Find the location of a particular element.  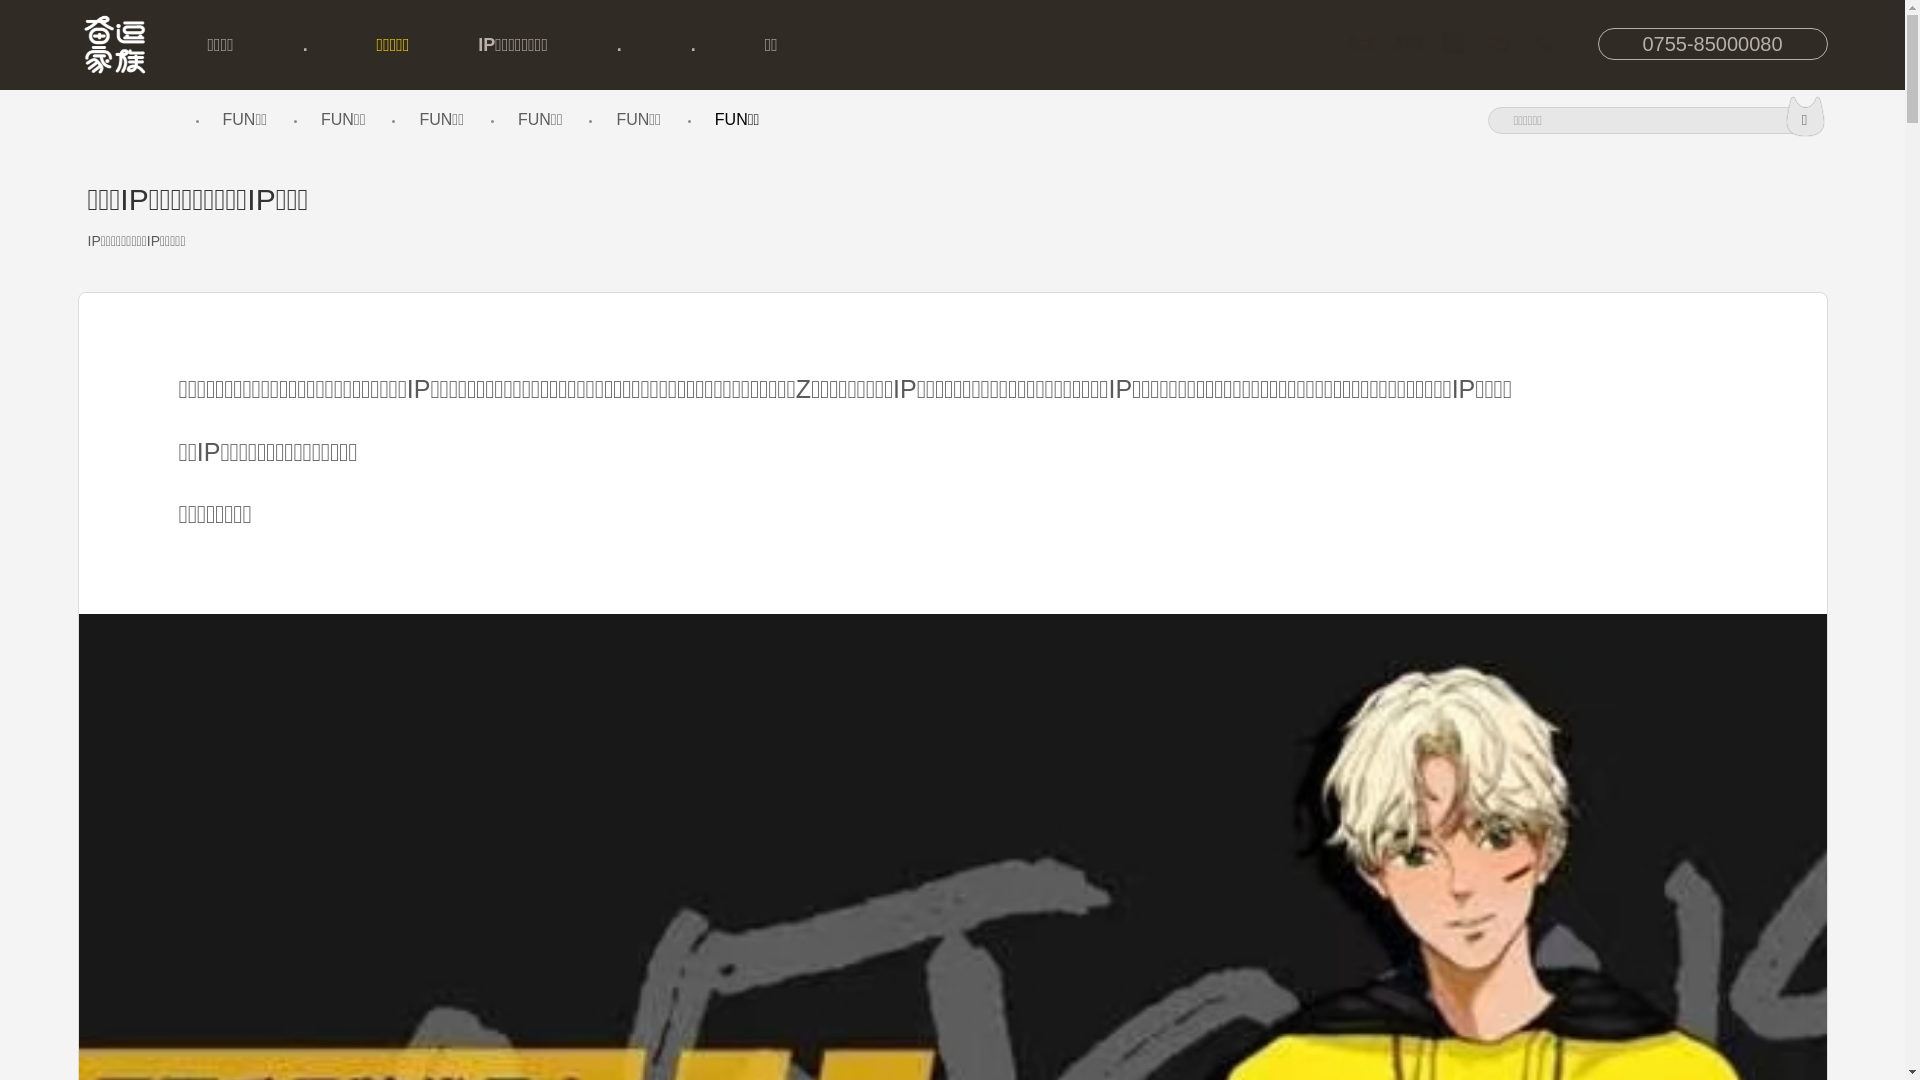

'.' is located at coordinates (618, 45).